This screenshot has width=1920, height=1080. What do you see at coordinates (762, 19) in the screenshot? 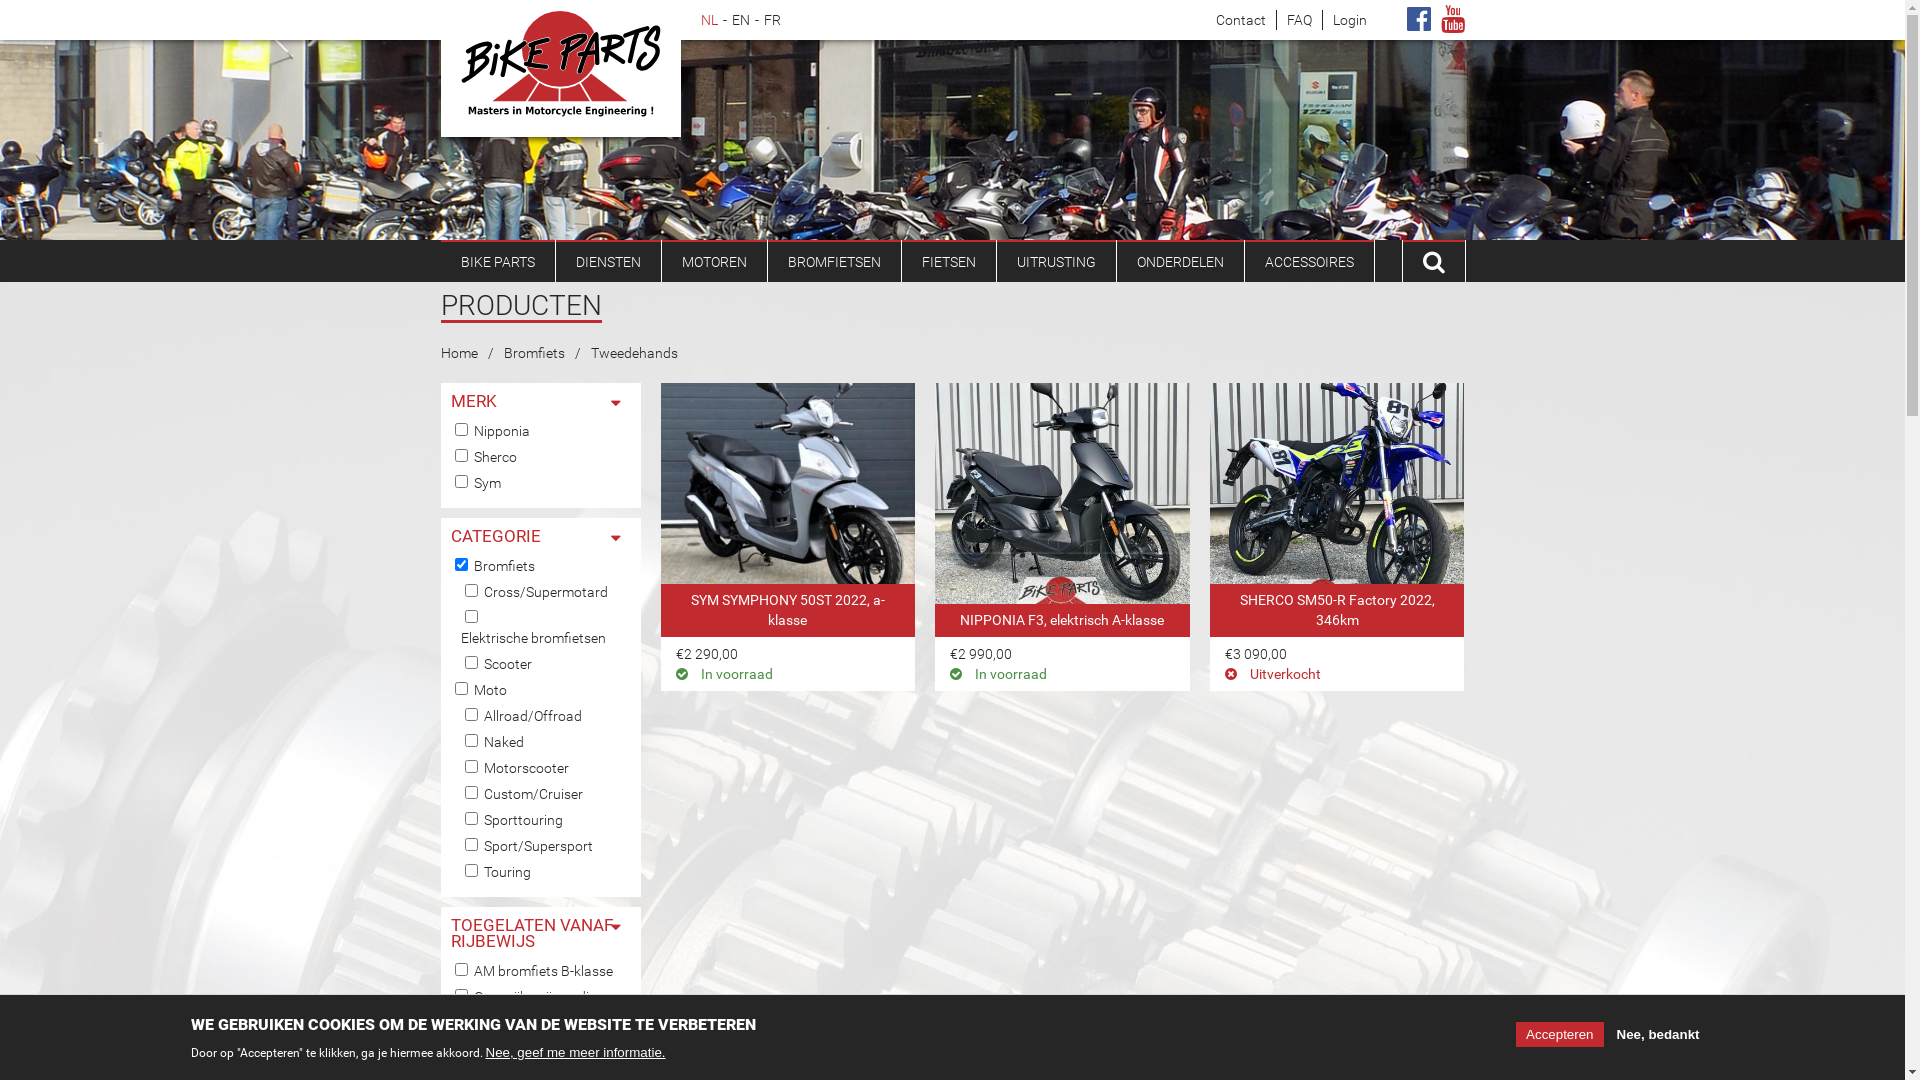
I see `'FR'` at bounding box center [762, 19].